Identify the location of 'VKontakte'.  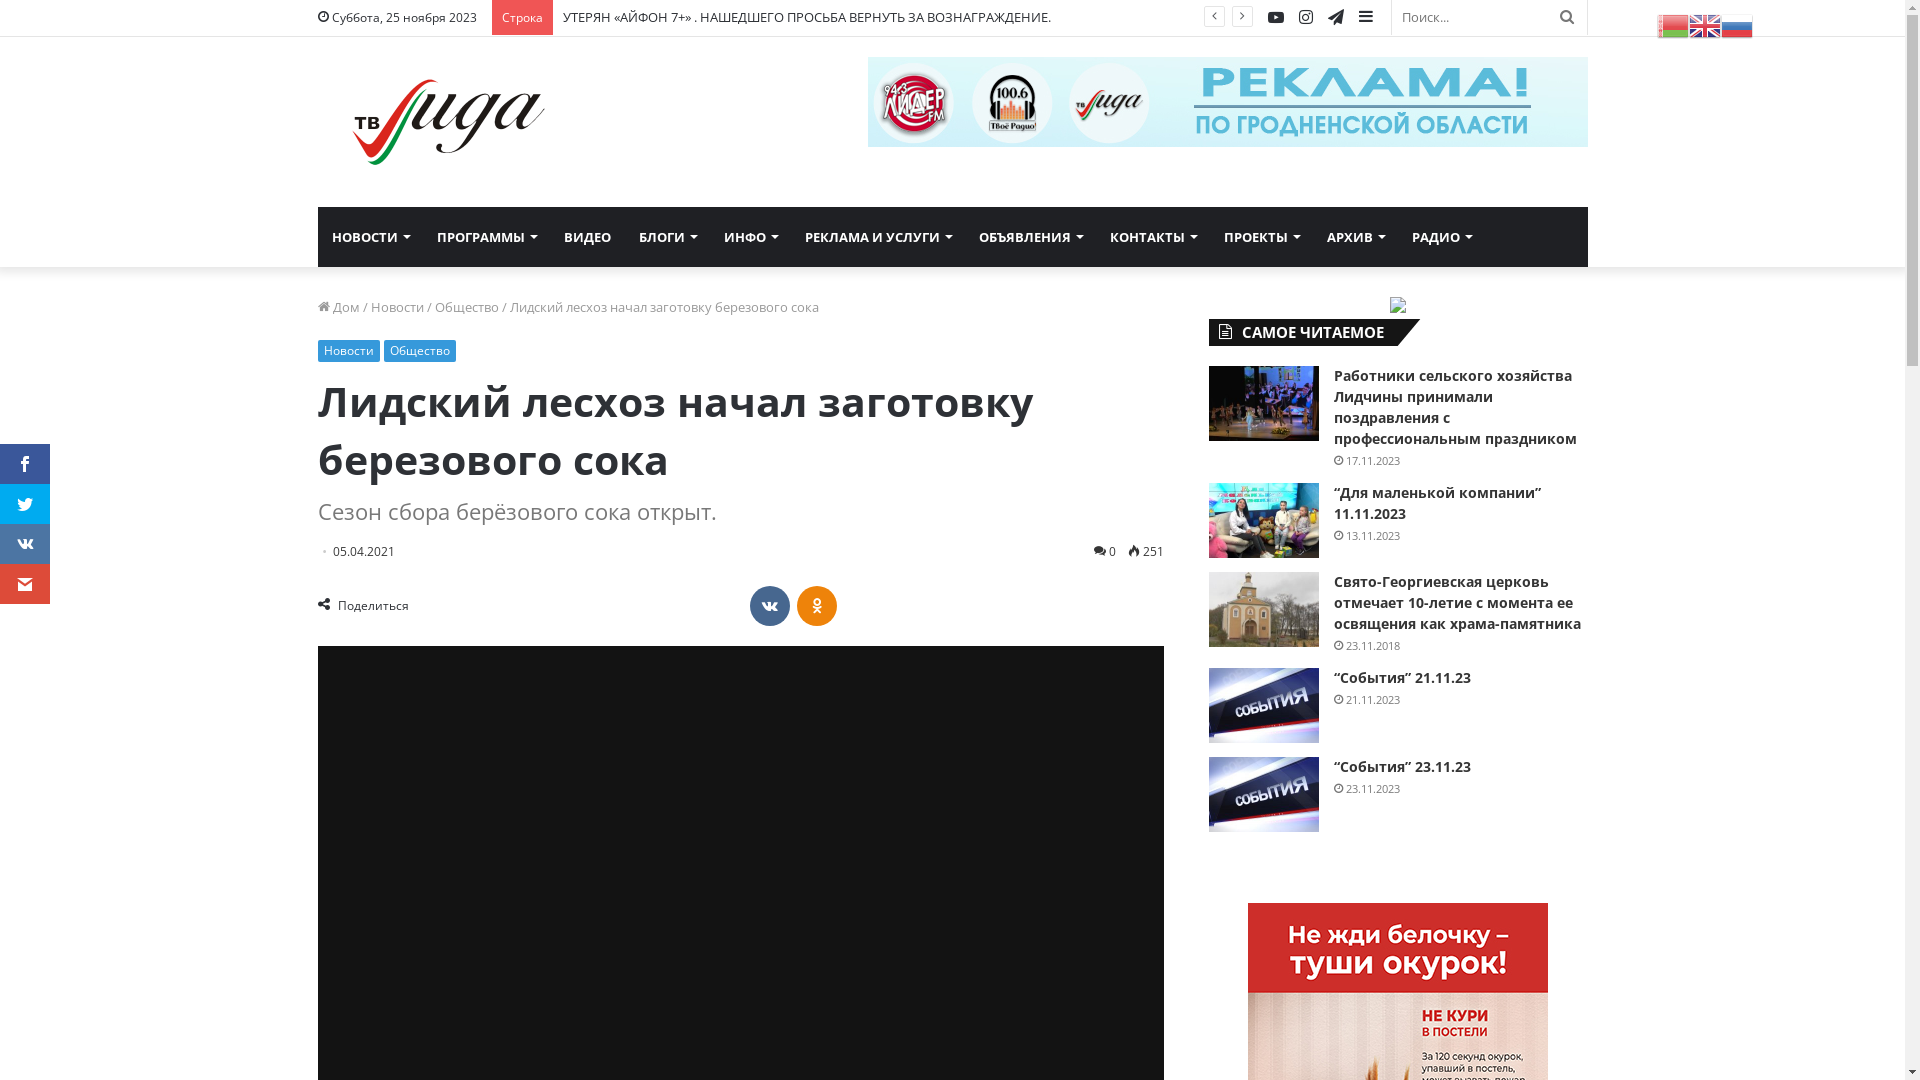
(768, 604).